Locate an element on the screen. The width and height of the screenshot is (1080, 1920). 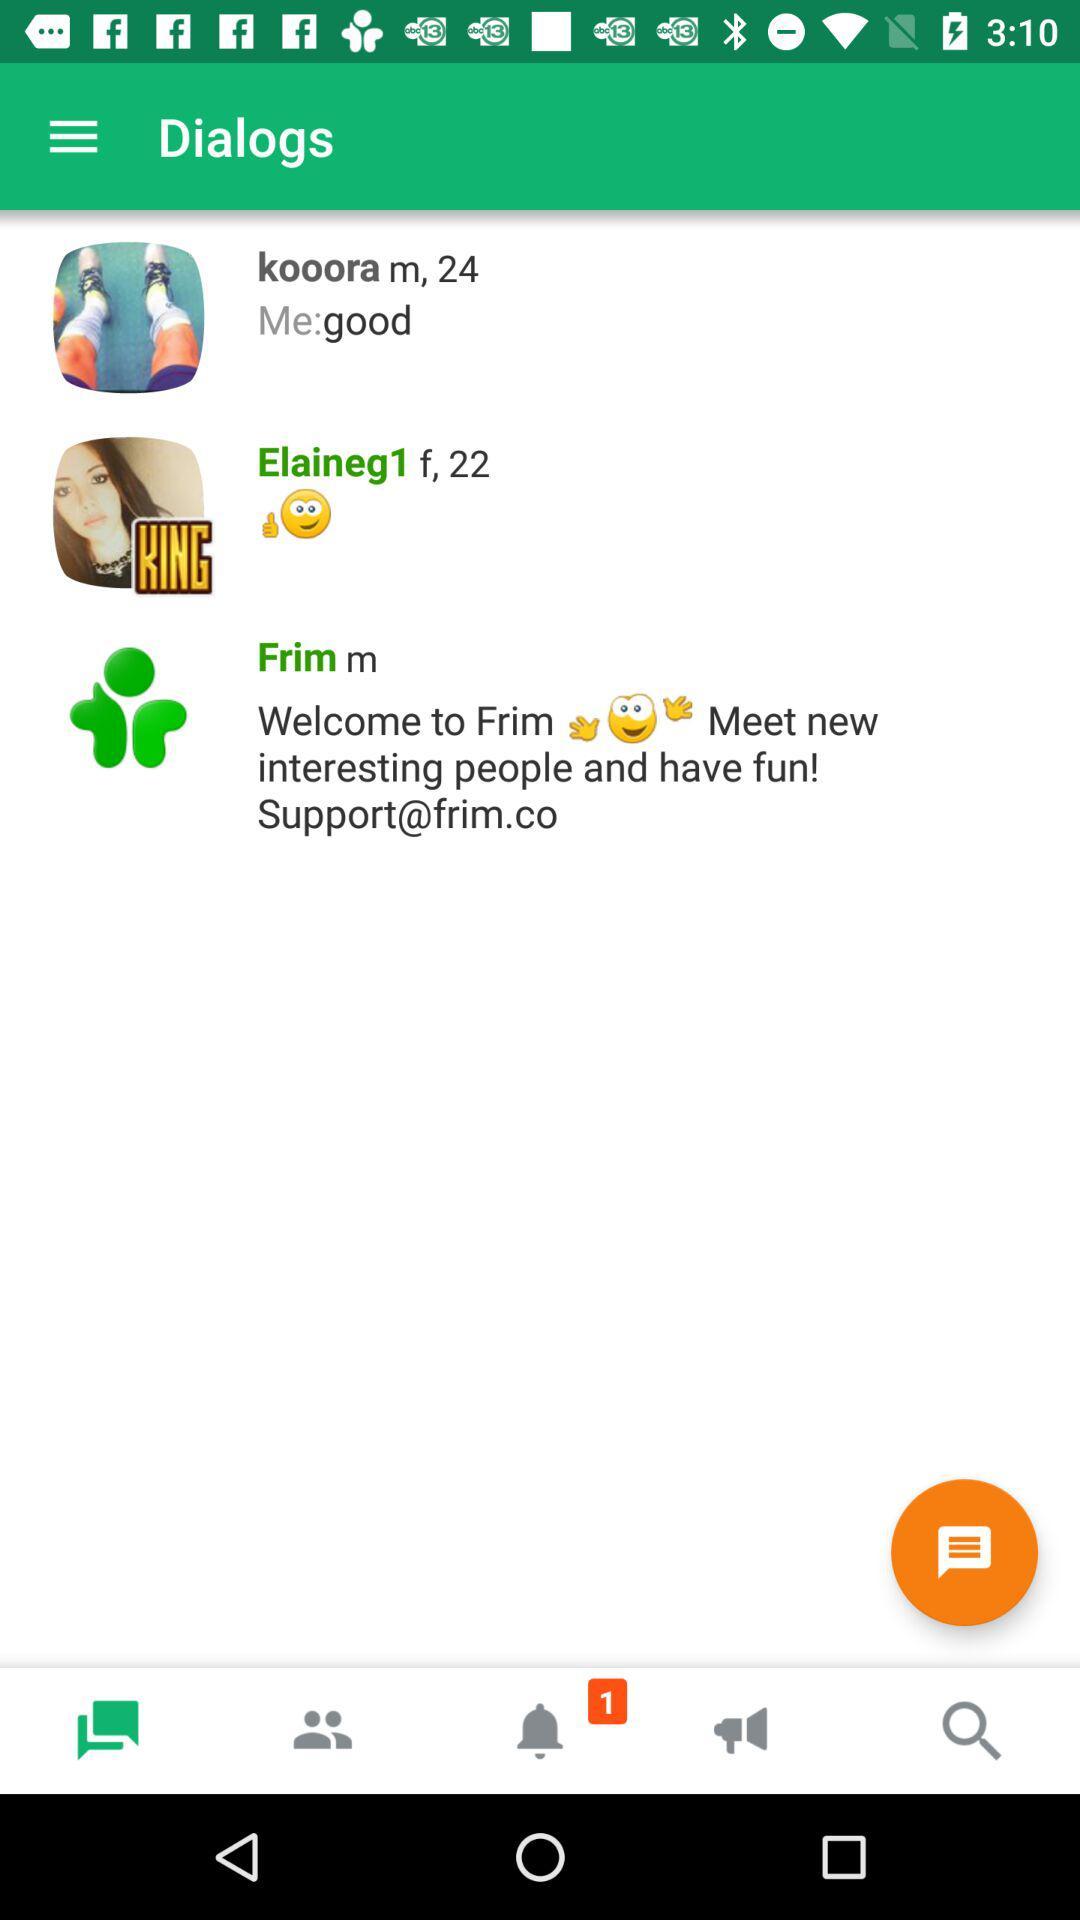
the item to the right of the kooora icon is located at coordinates (432, 266).